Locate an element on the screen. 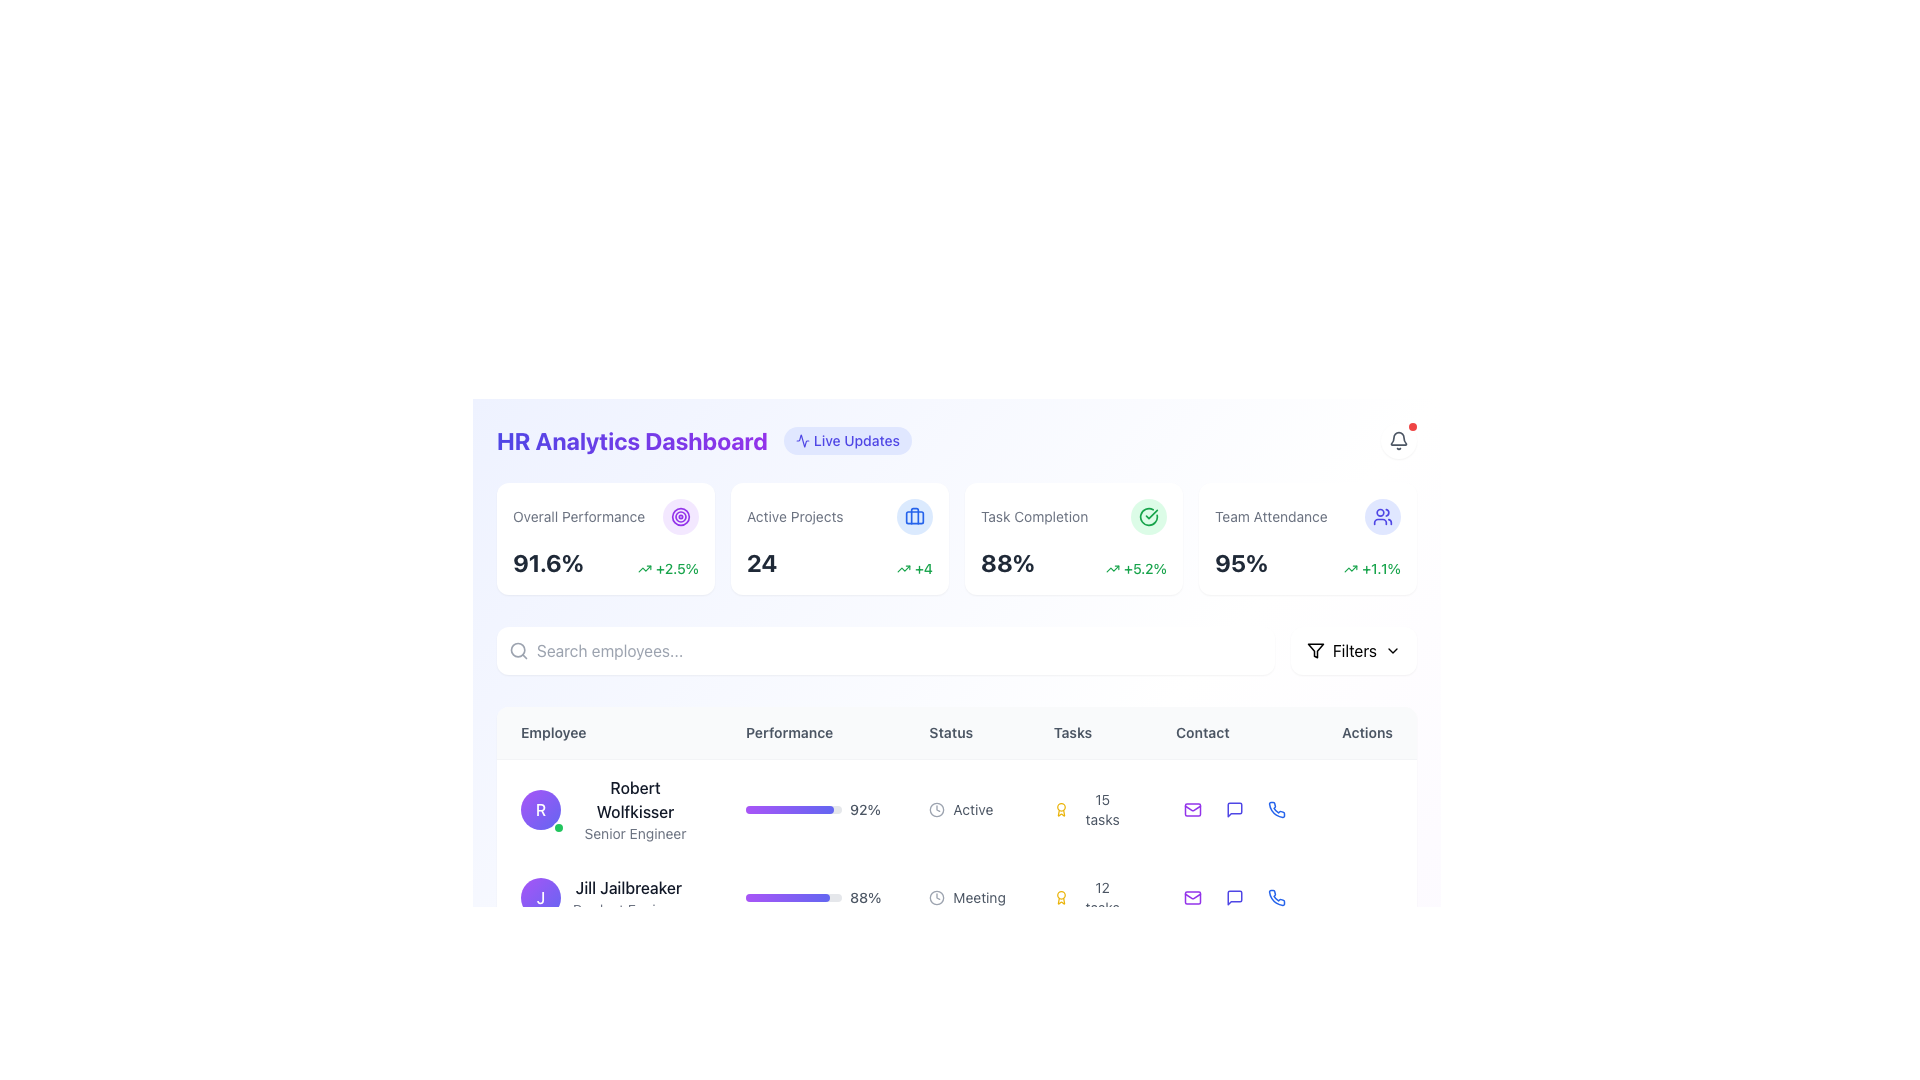  the text label and decorative icon located at the top of the third card in the metrics section of the dashboard, which indicates task completion statistics is located at coordinates (1073, 515).